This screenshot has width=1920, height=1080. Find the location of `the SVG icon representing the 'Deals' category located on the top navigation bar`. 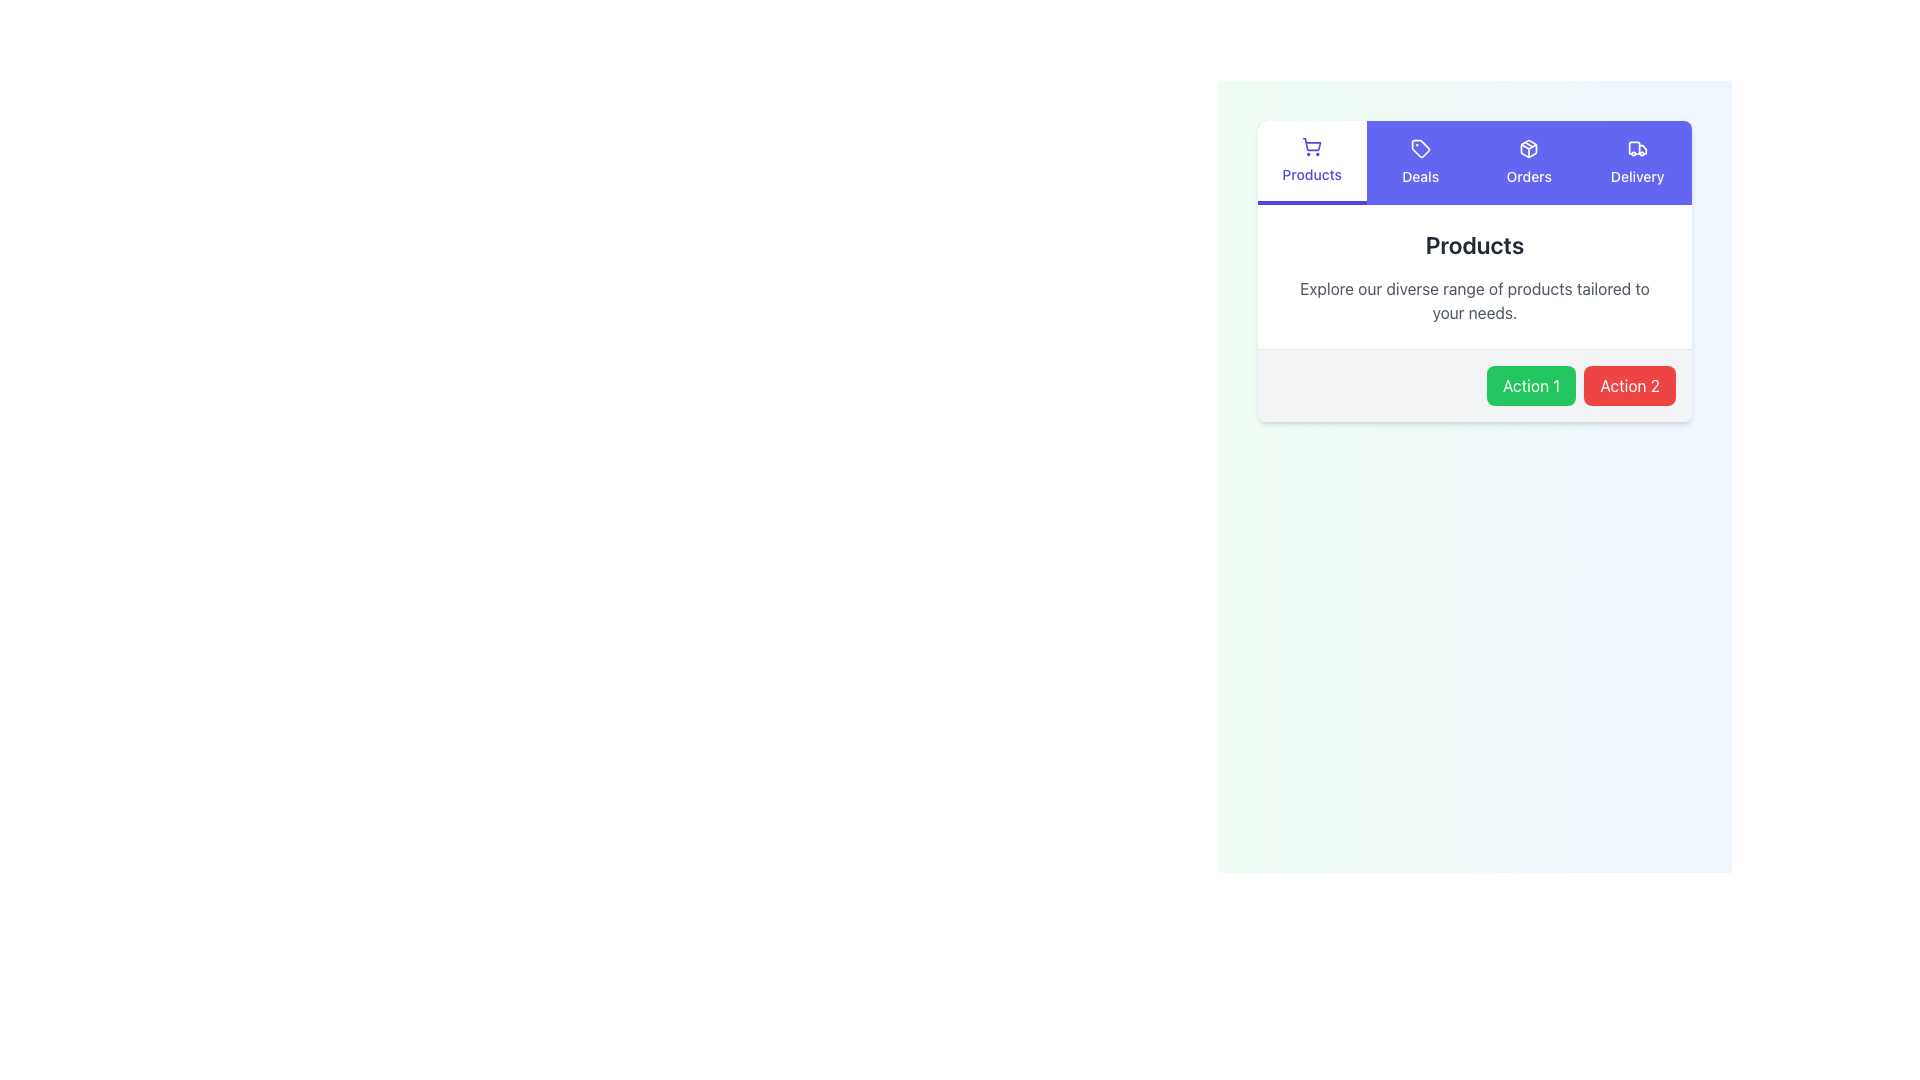

the SVG icon representing the 'Deals' category located on the top navigation bar is located at coordinates (1419, 148).